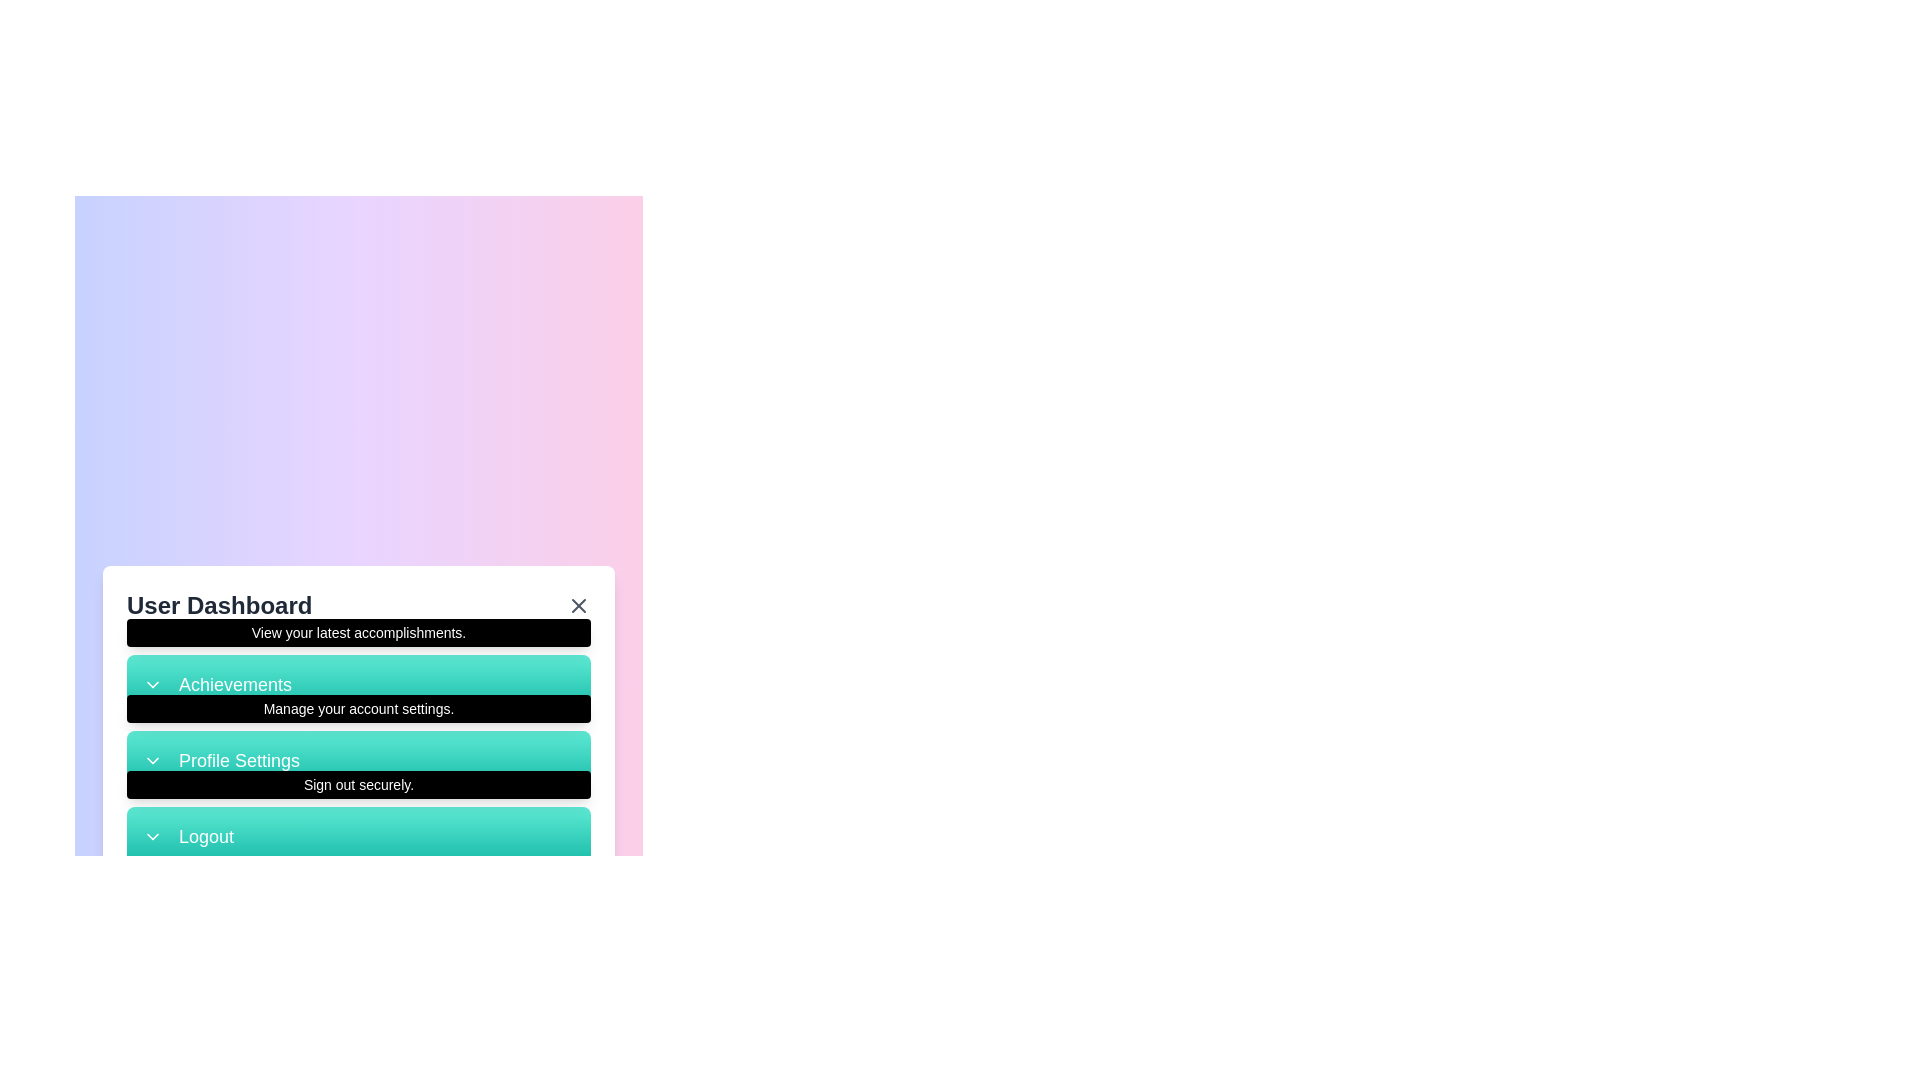  Describe the element at coordinates (359, 682) in the screenshot. I see `the 'Achievements' expandable section located in the User Dashboard` at that location.